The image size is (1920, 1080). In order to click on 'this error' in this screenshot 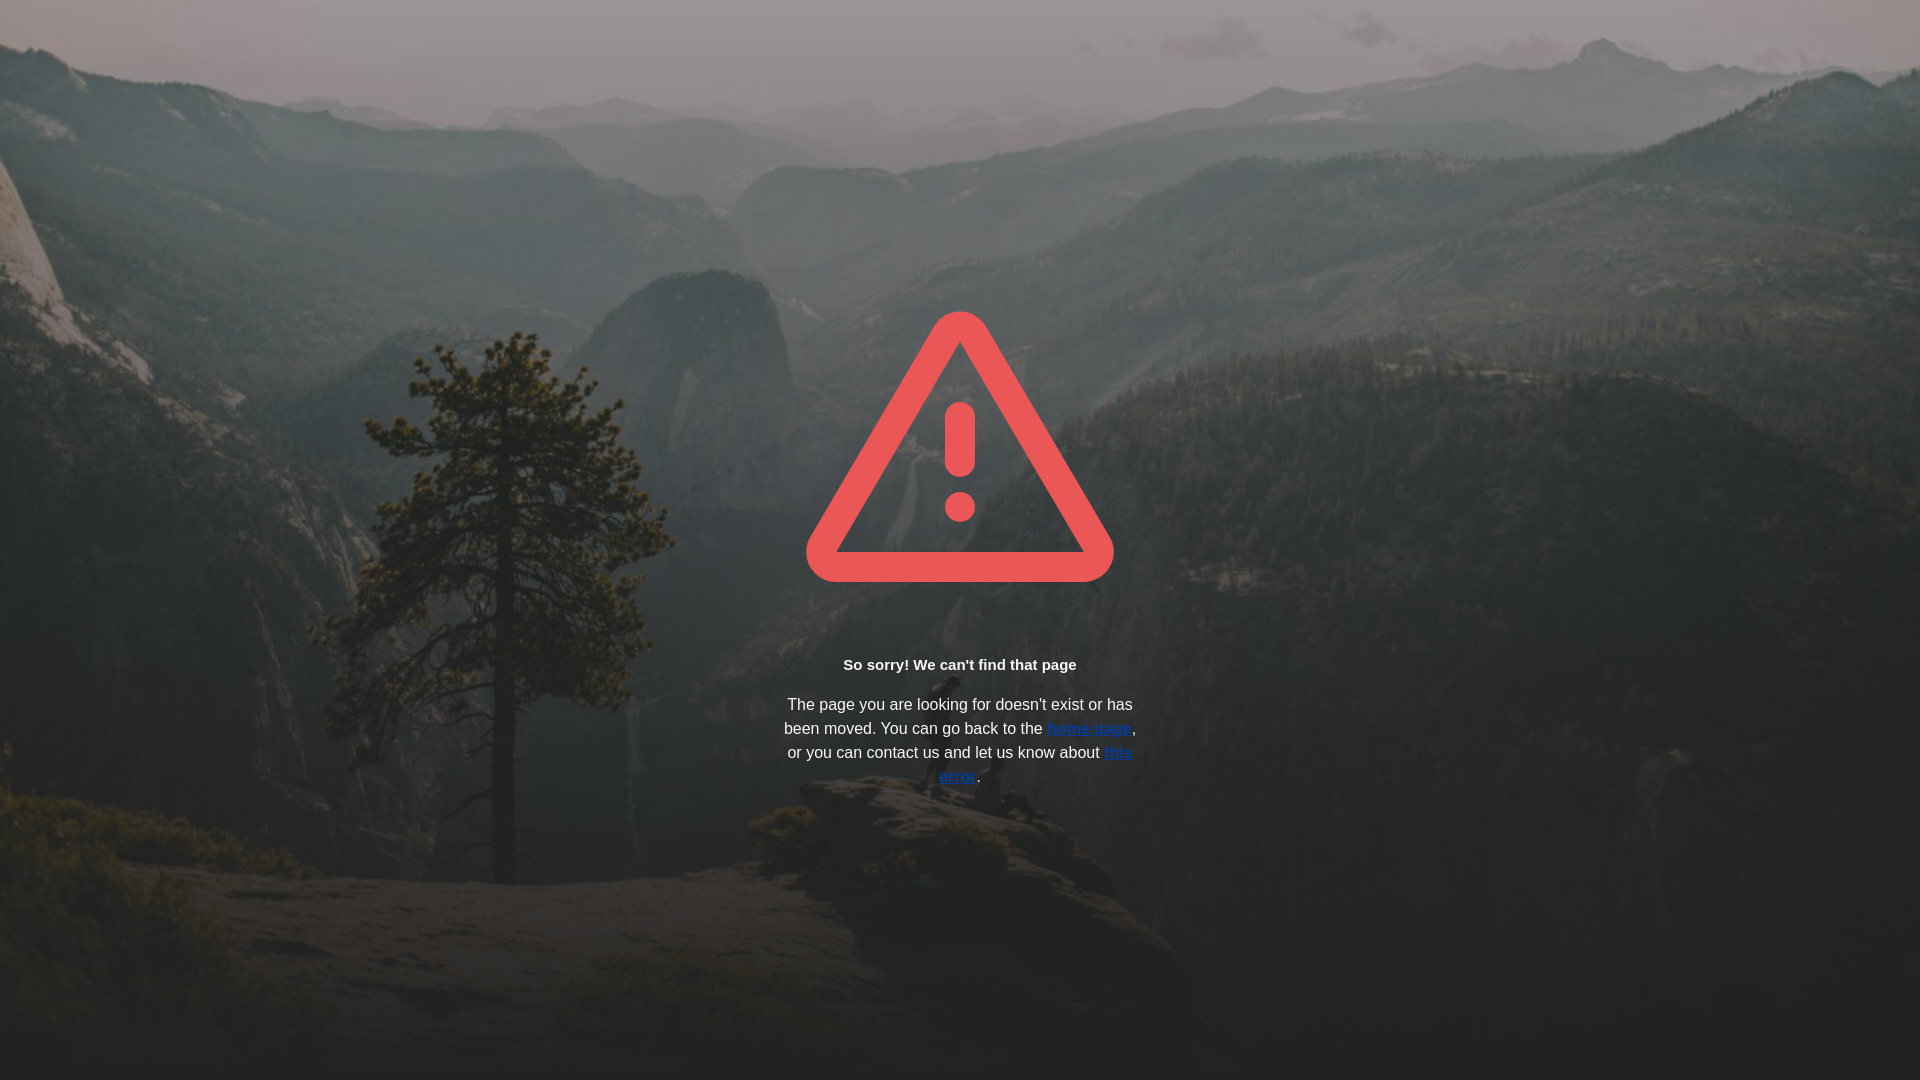, I will do `click(1035, 764)`.